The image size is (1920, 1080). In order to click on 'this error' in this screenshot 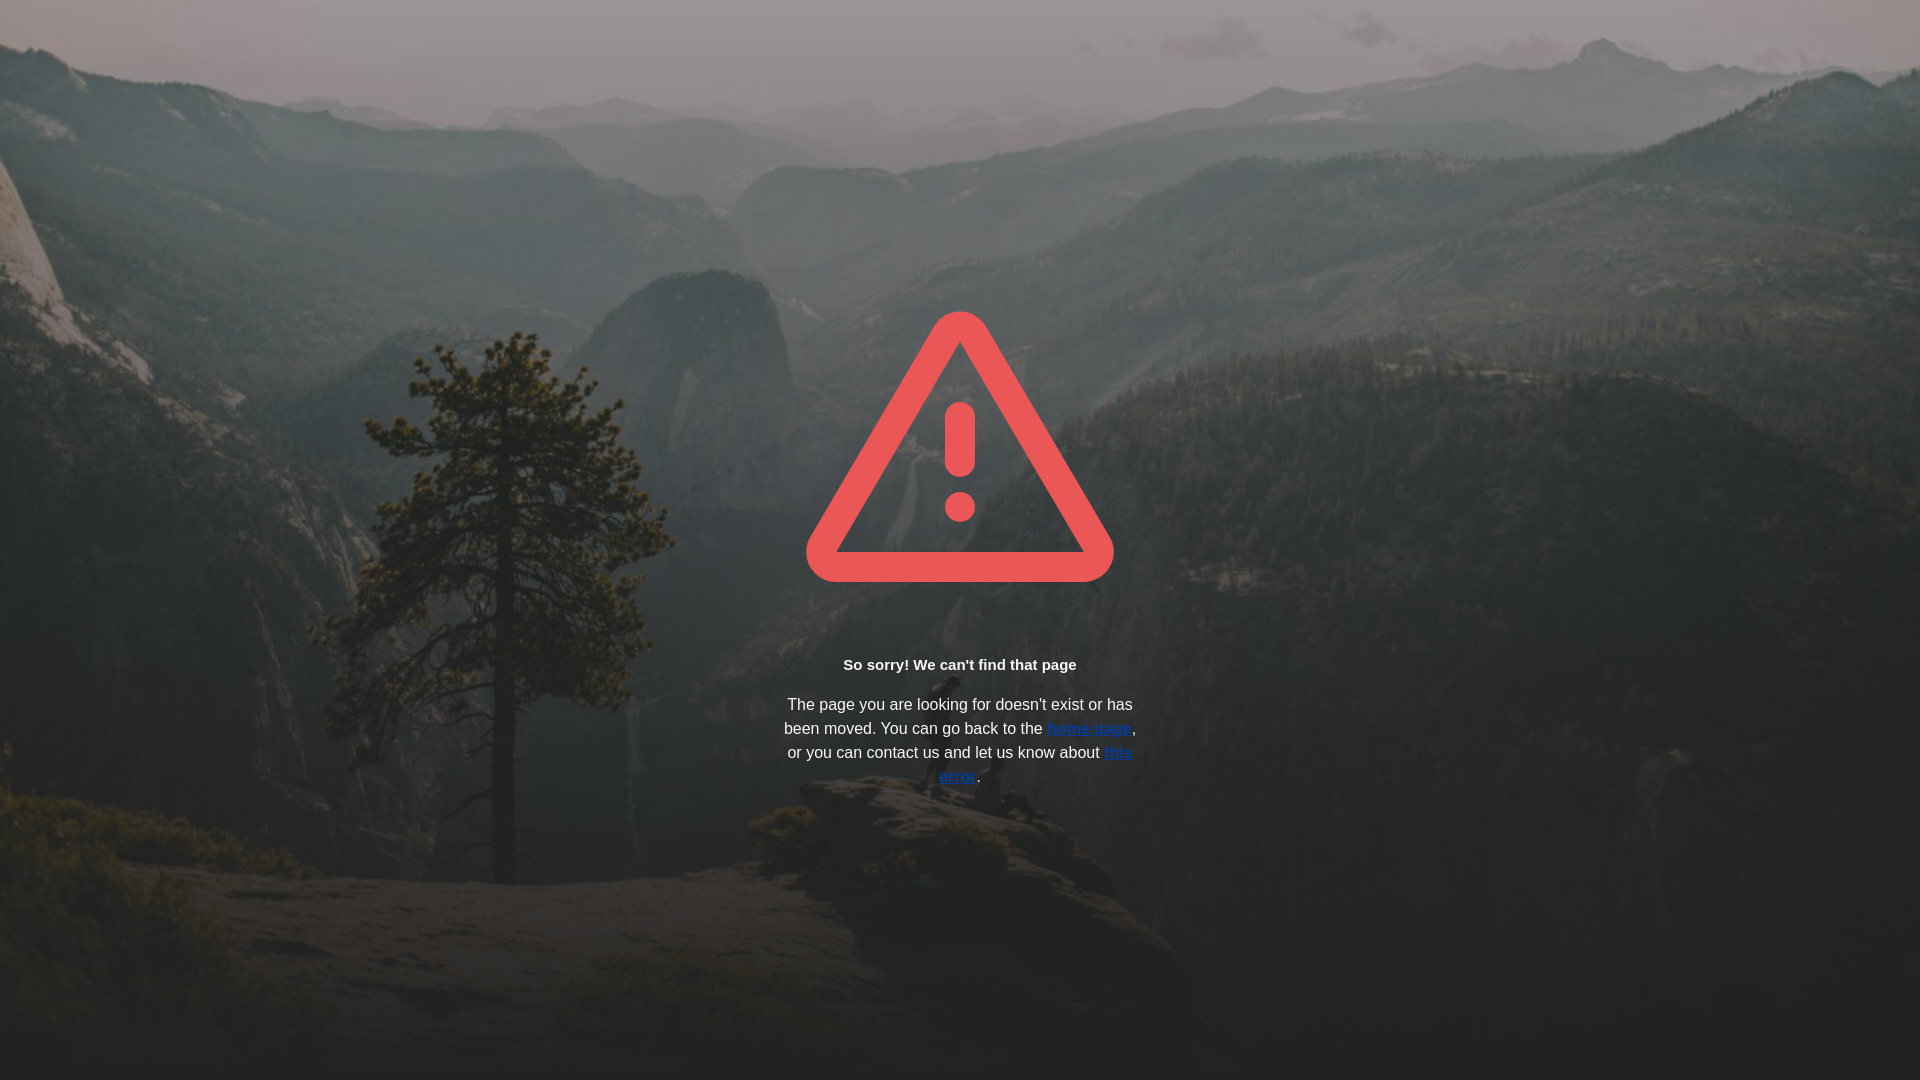, I will do `click(1035, 764)`.